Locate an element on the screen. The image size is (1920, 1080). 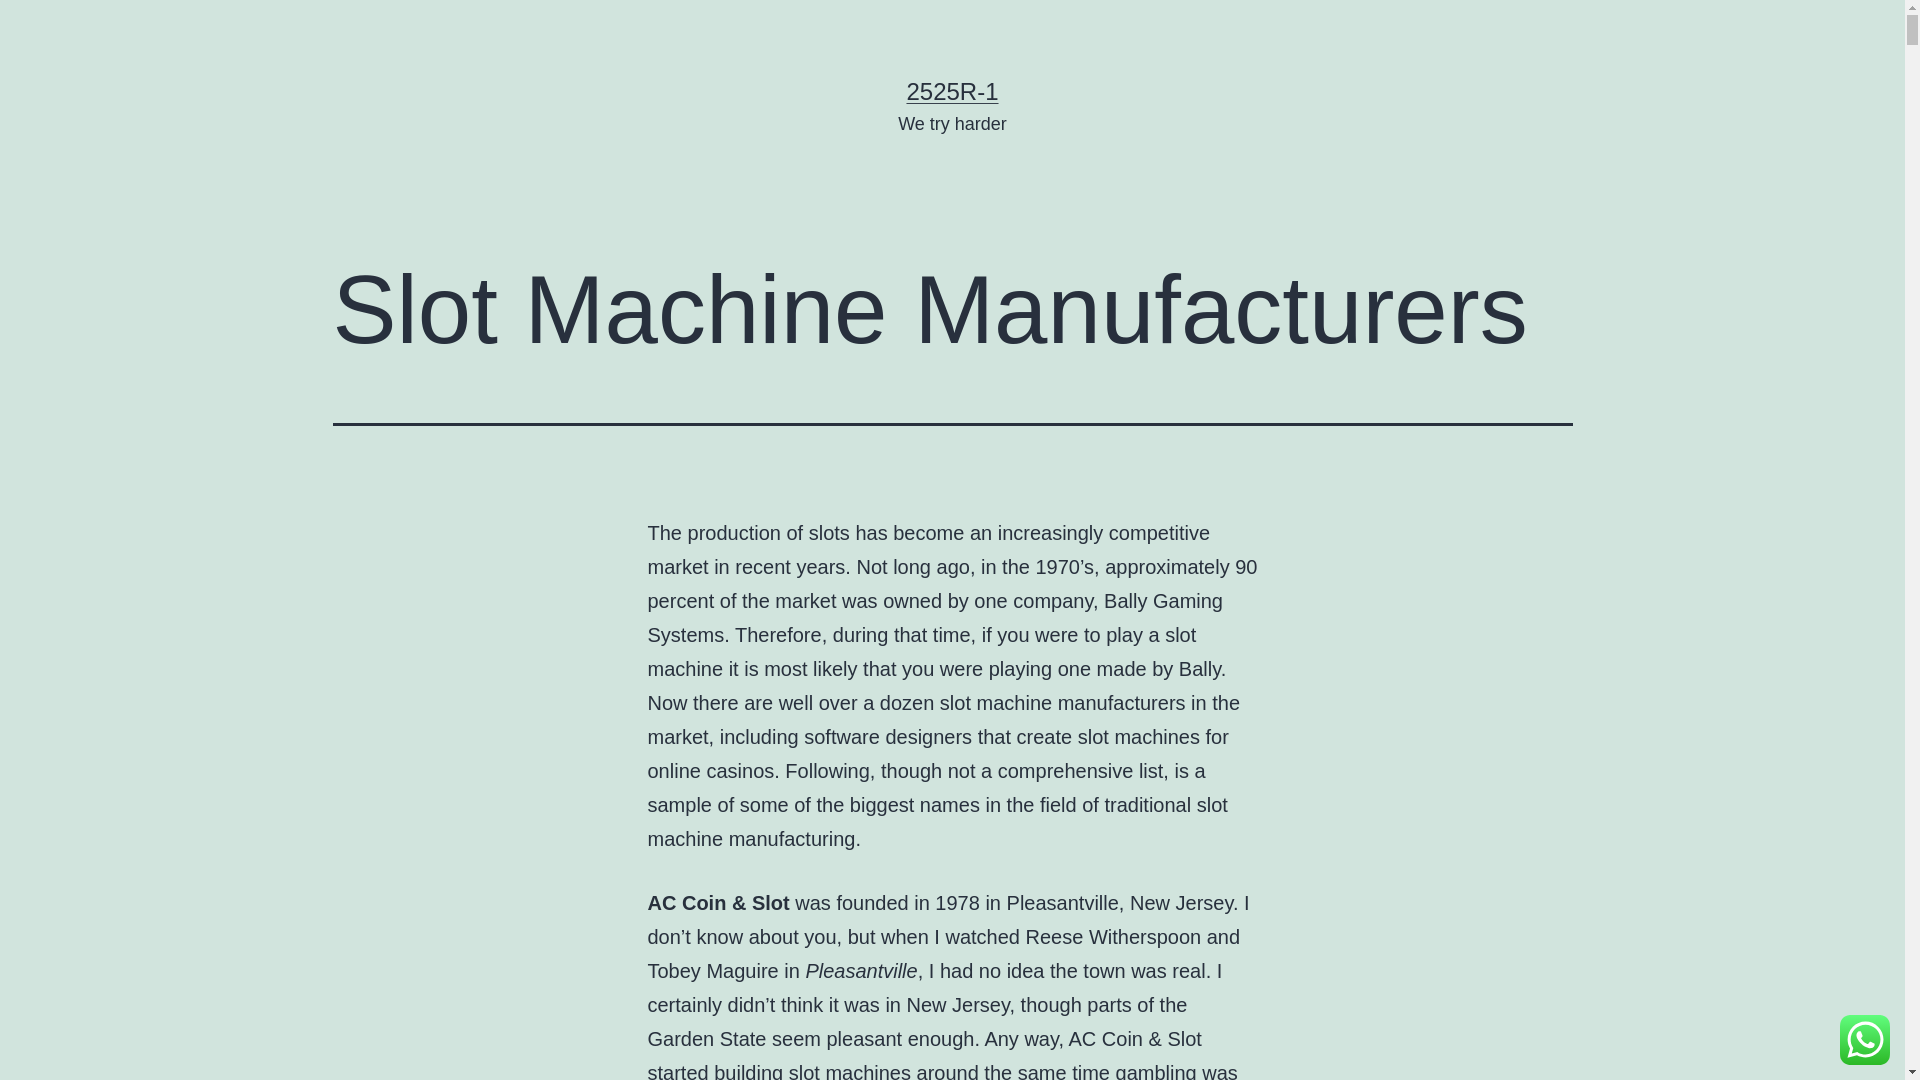
'2525R-1' is located at coordinates (950, 91).